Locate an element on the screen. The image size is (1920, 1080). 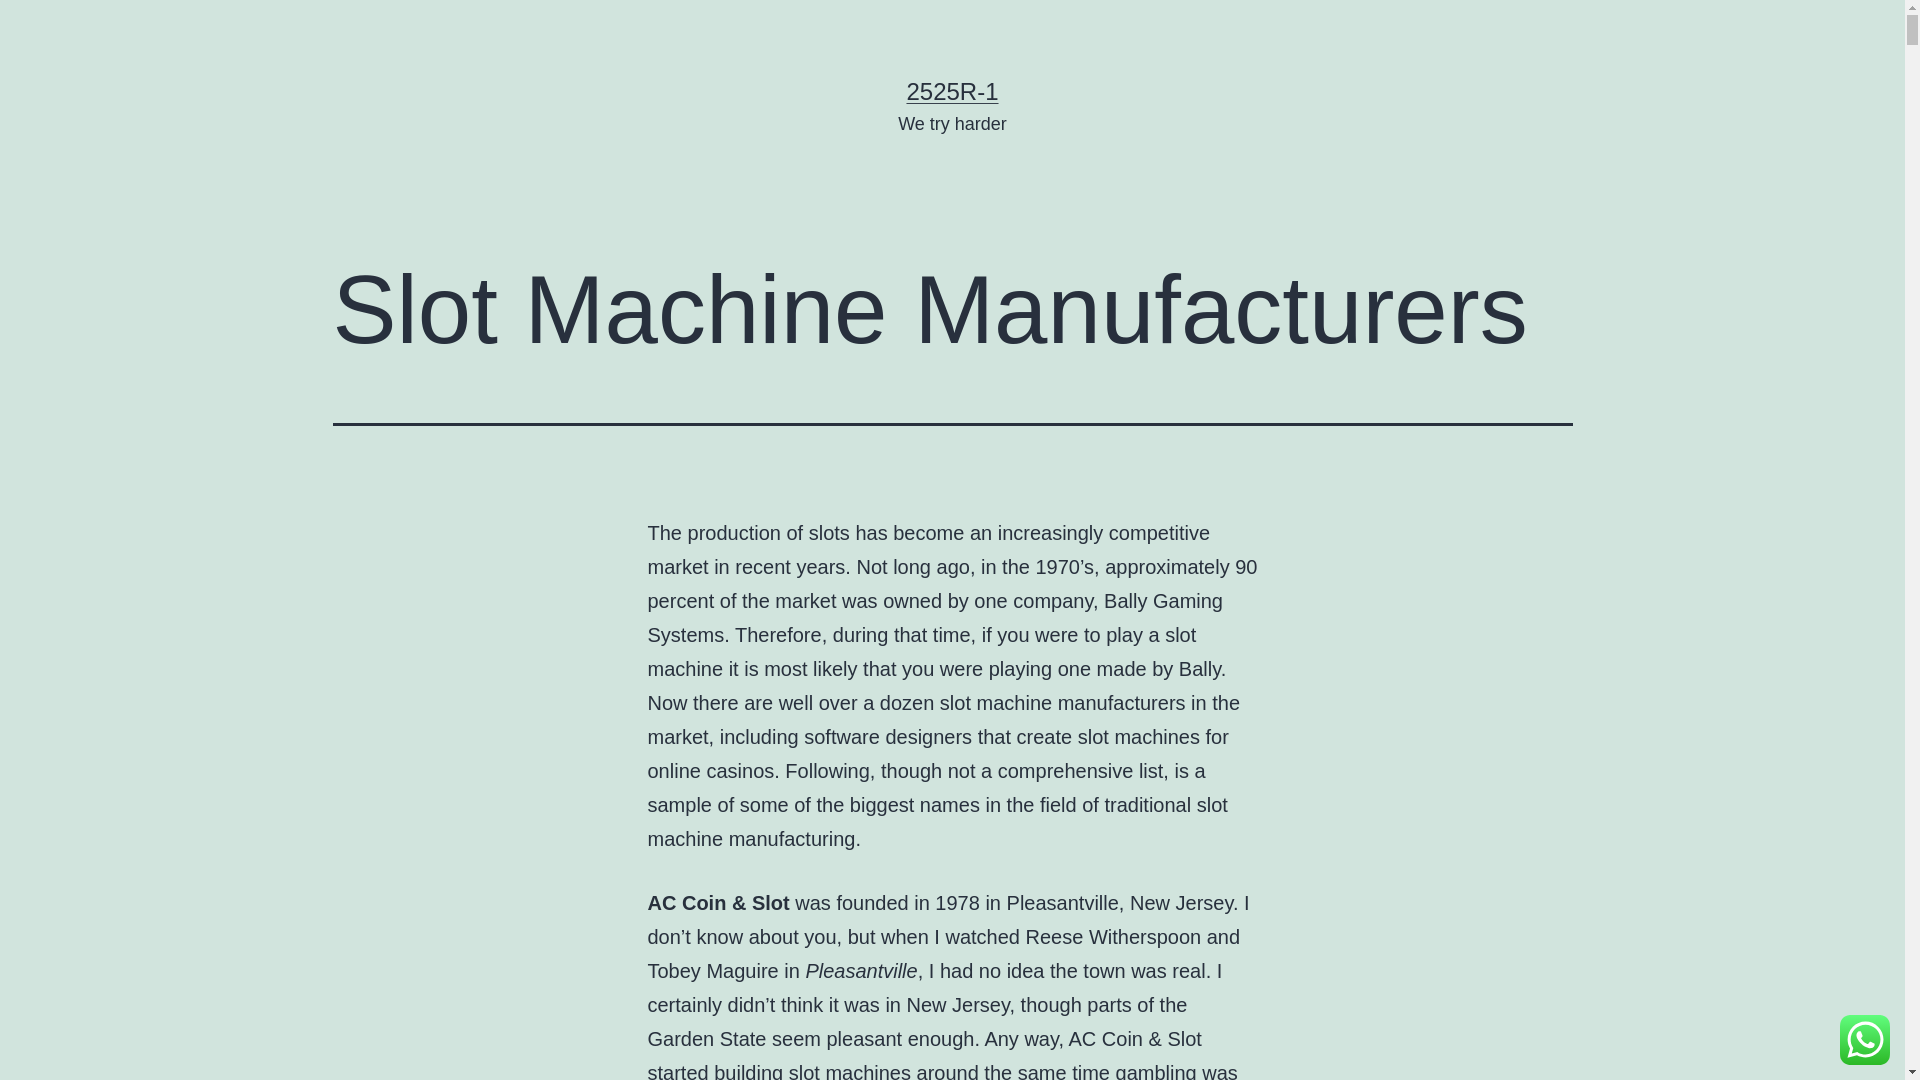
'2525R-1' is located at coordinates (950, 91).